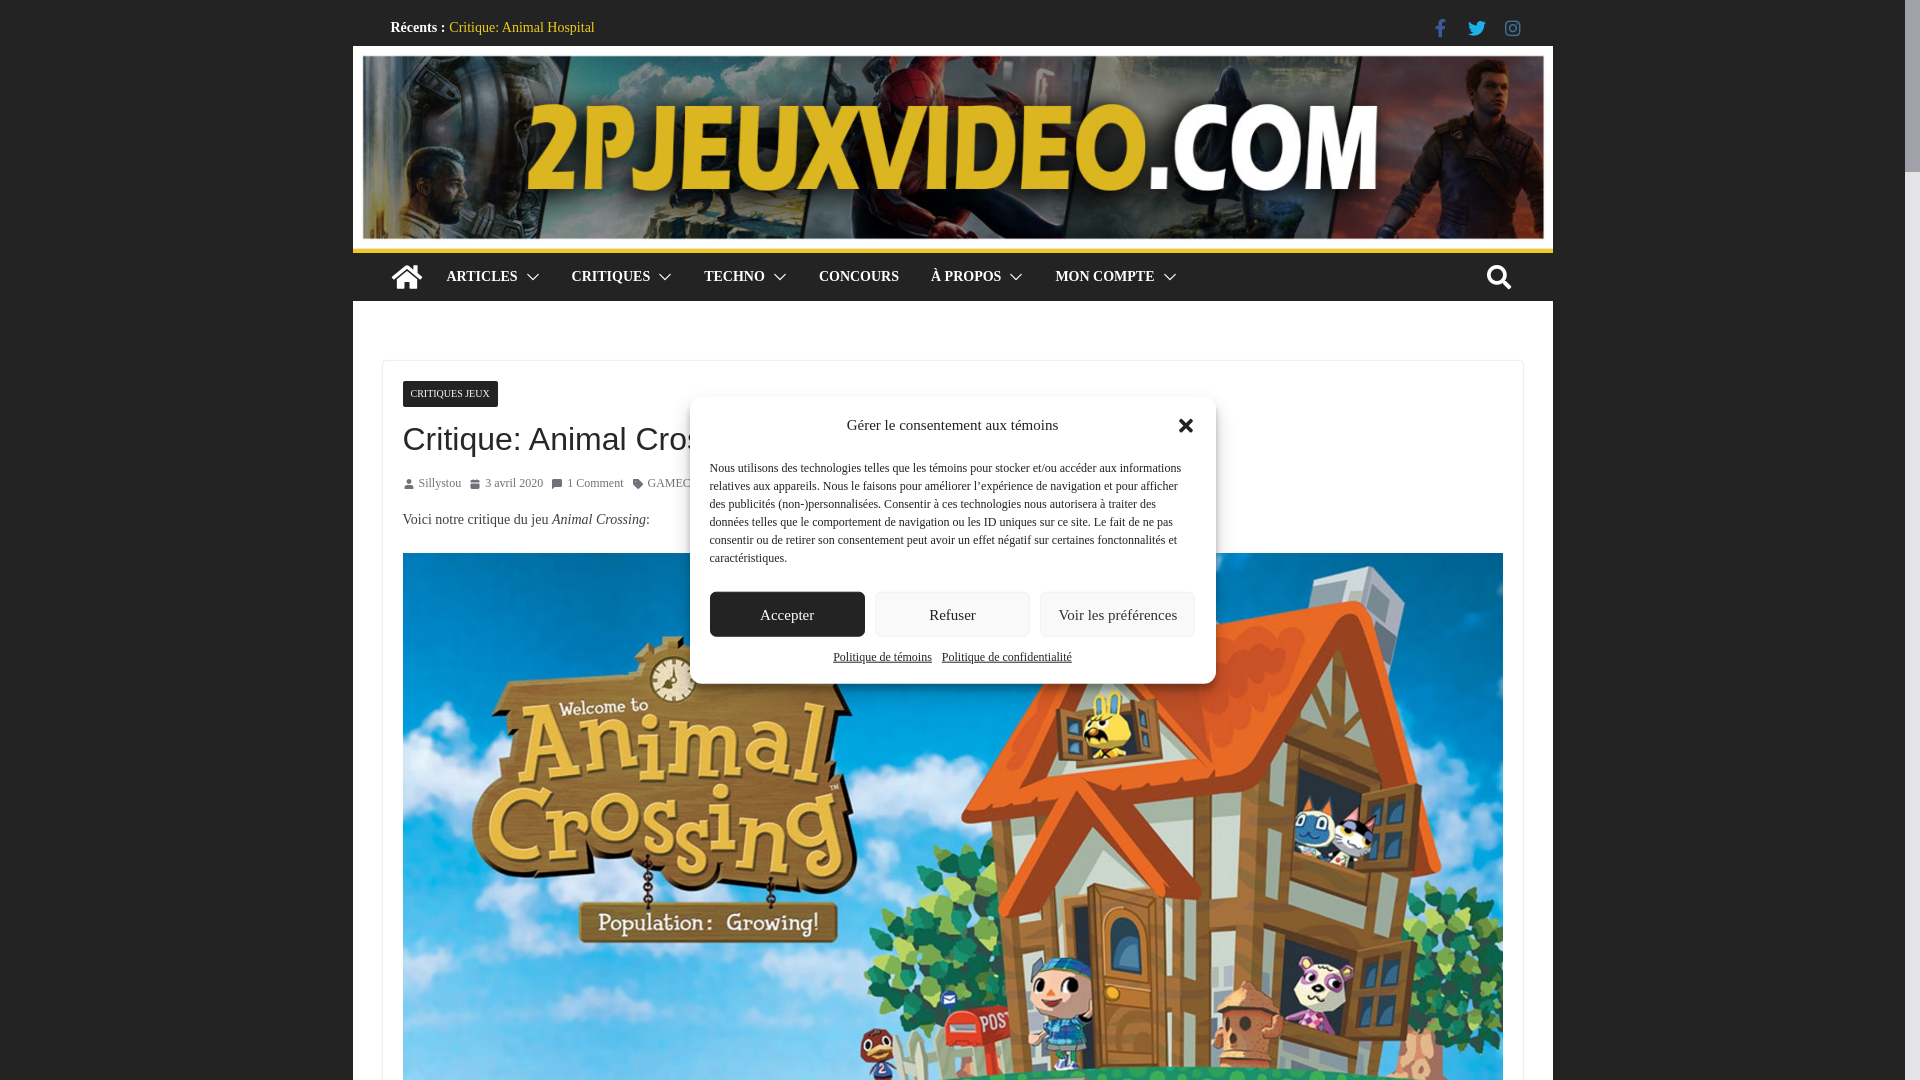  What do you see at coordinates (401, 393) in the screenshot?
I see `'CRITIQUES JEUX'` at bounding box center [401, 393].